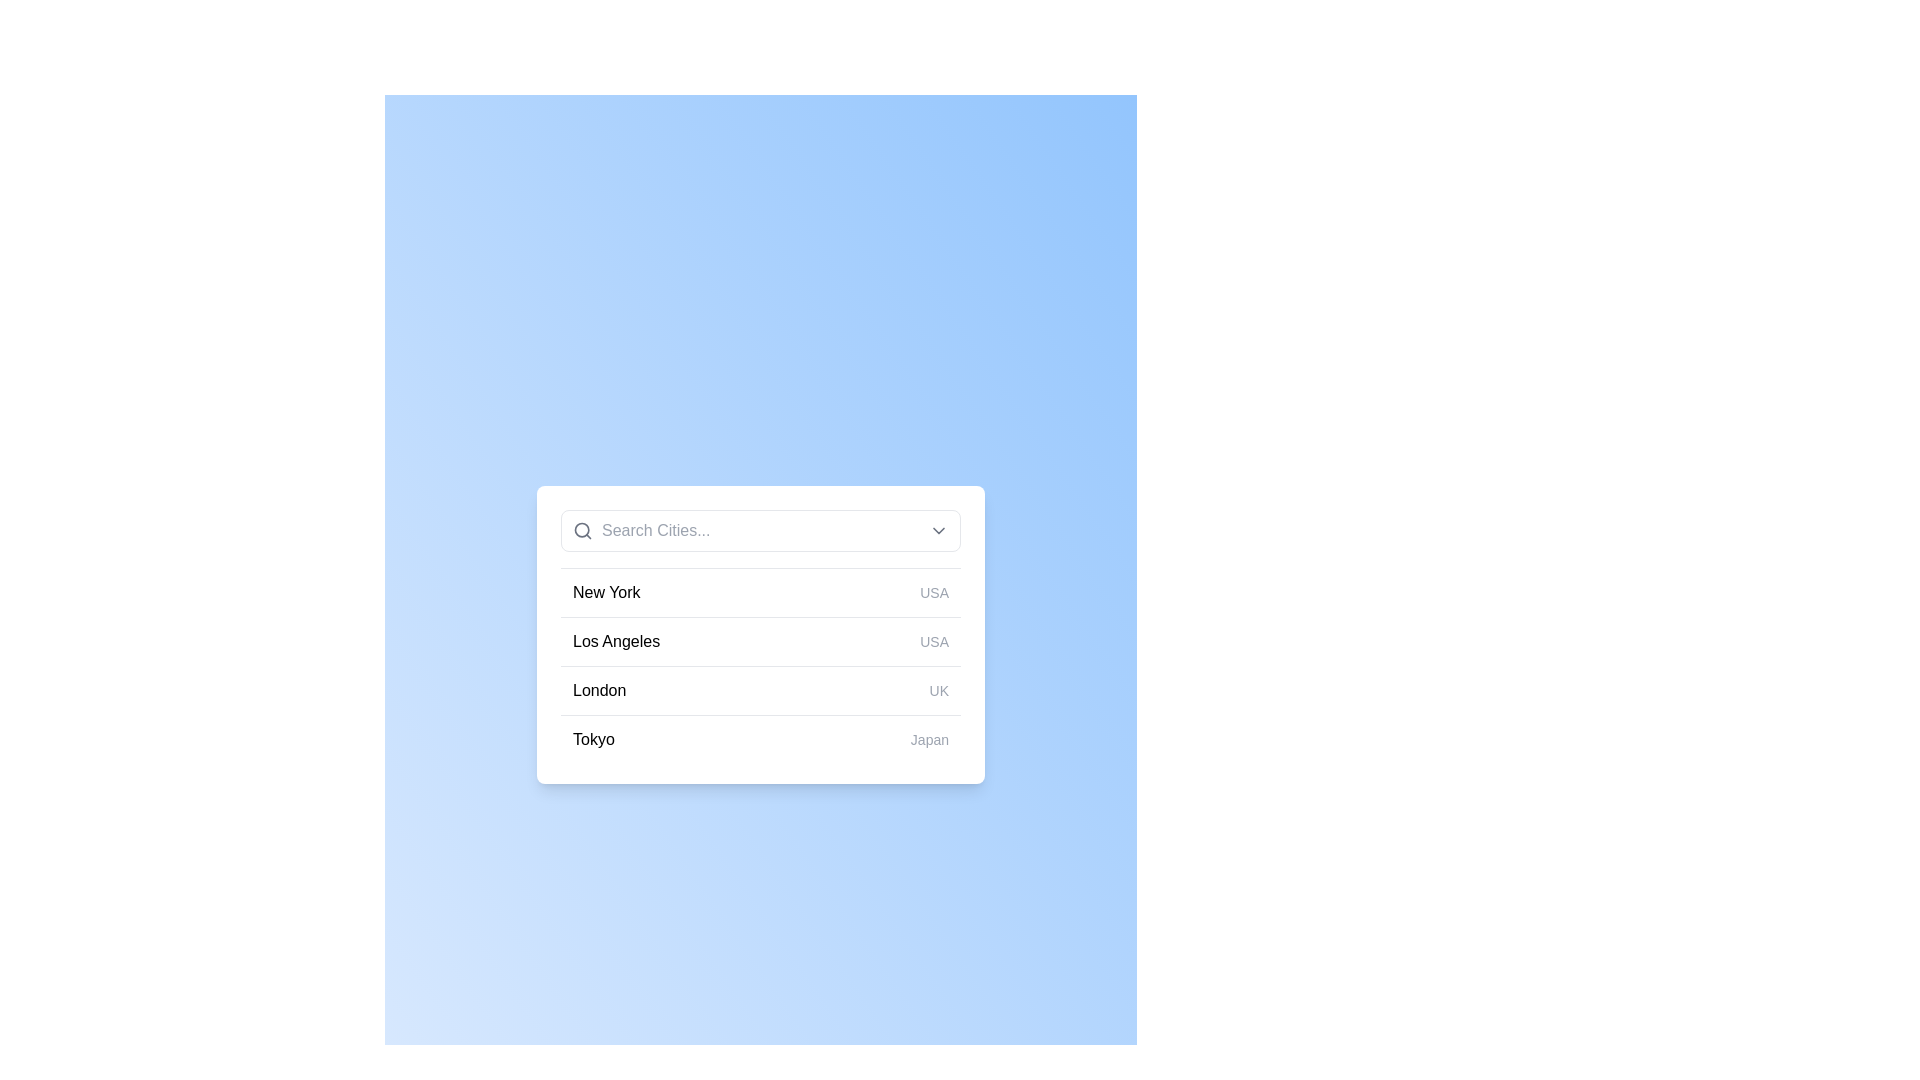  Describe the element at coordinates (615, 641) in the screenshot. I see `the text element displaying 'Los Angeles' in the dropdown list` at that location.